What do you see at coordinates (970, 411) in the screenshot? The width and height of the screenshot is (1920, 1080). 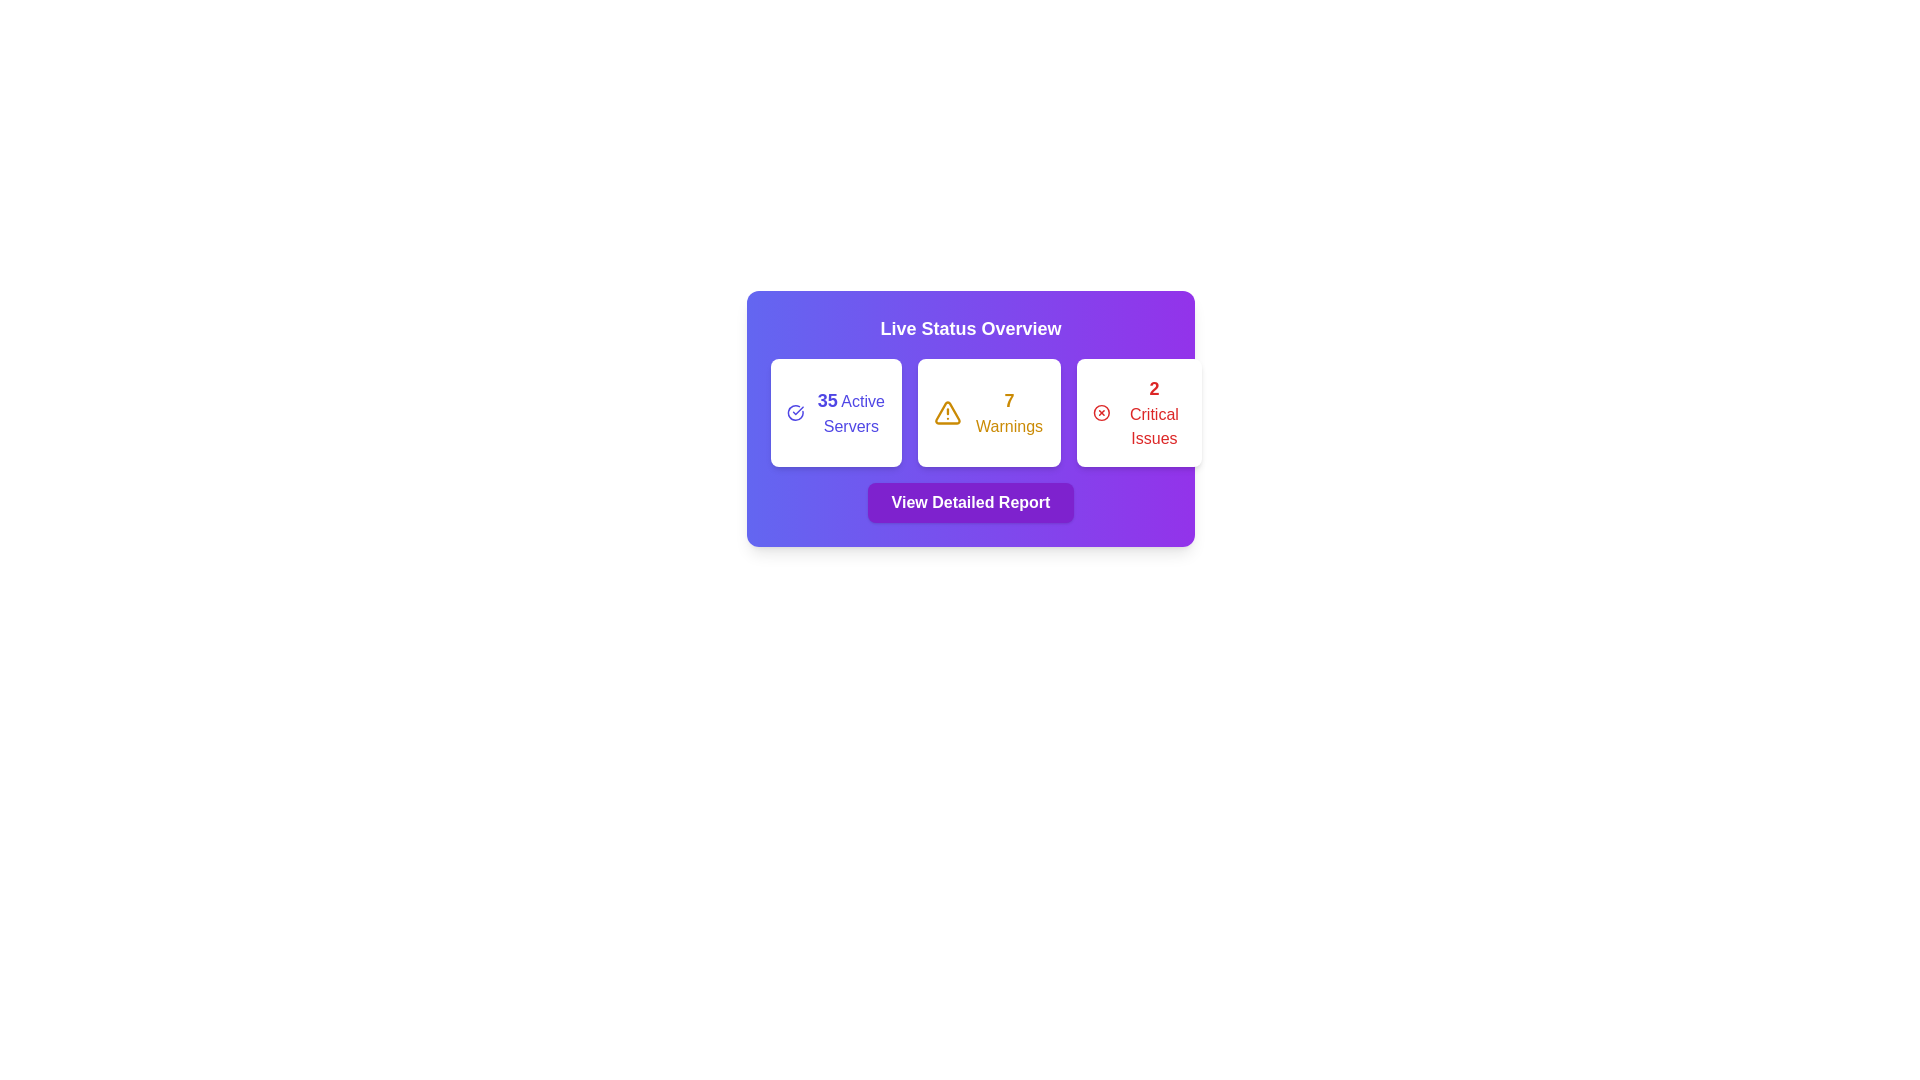 I see `the warning icon on the informational card indicating '7 Warnings' within the 'Live Status Overview' dashboard` at bounding box center [970, 411].